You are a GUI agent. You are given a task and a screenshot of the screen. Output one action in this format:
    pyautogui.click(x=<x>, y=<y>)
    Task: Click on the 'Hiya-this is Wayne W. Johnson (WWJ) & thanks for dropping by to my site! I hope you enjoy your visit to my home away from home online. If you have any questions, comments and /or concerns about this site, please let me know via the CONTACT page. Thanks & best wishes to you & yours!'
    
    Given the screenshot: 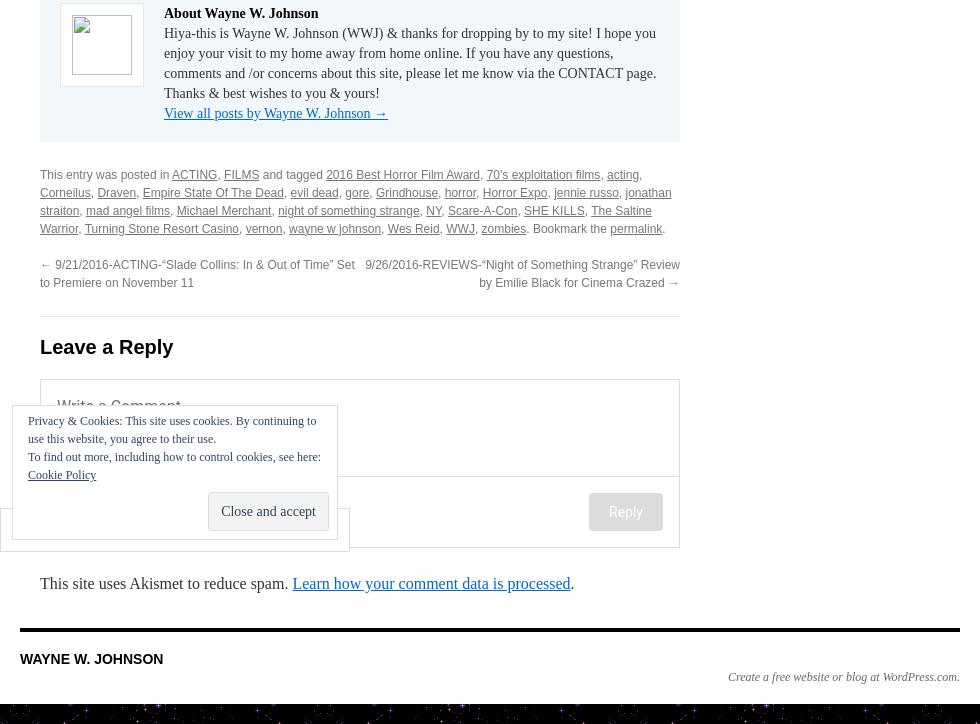 What is the action you would take?
    pyautogui.click(x=163, y=62)
    